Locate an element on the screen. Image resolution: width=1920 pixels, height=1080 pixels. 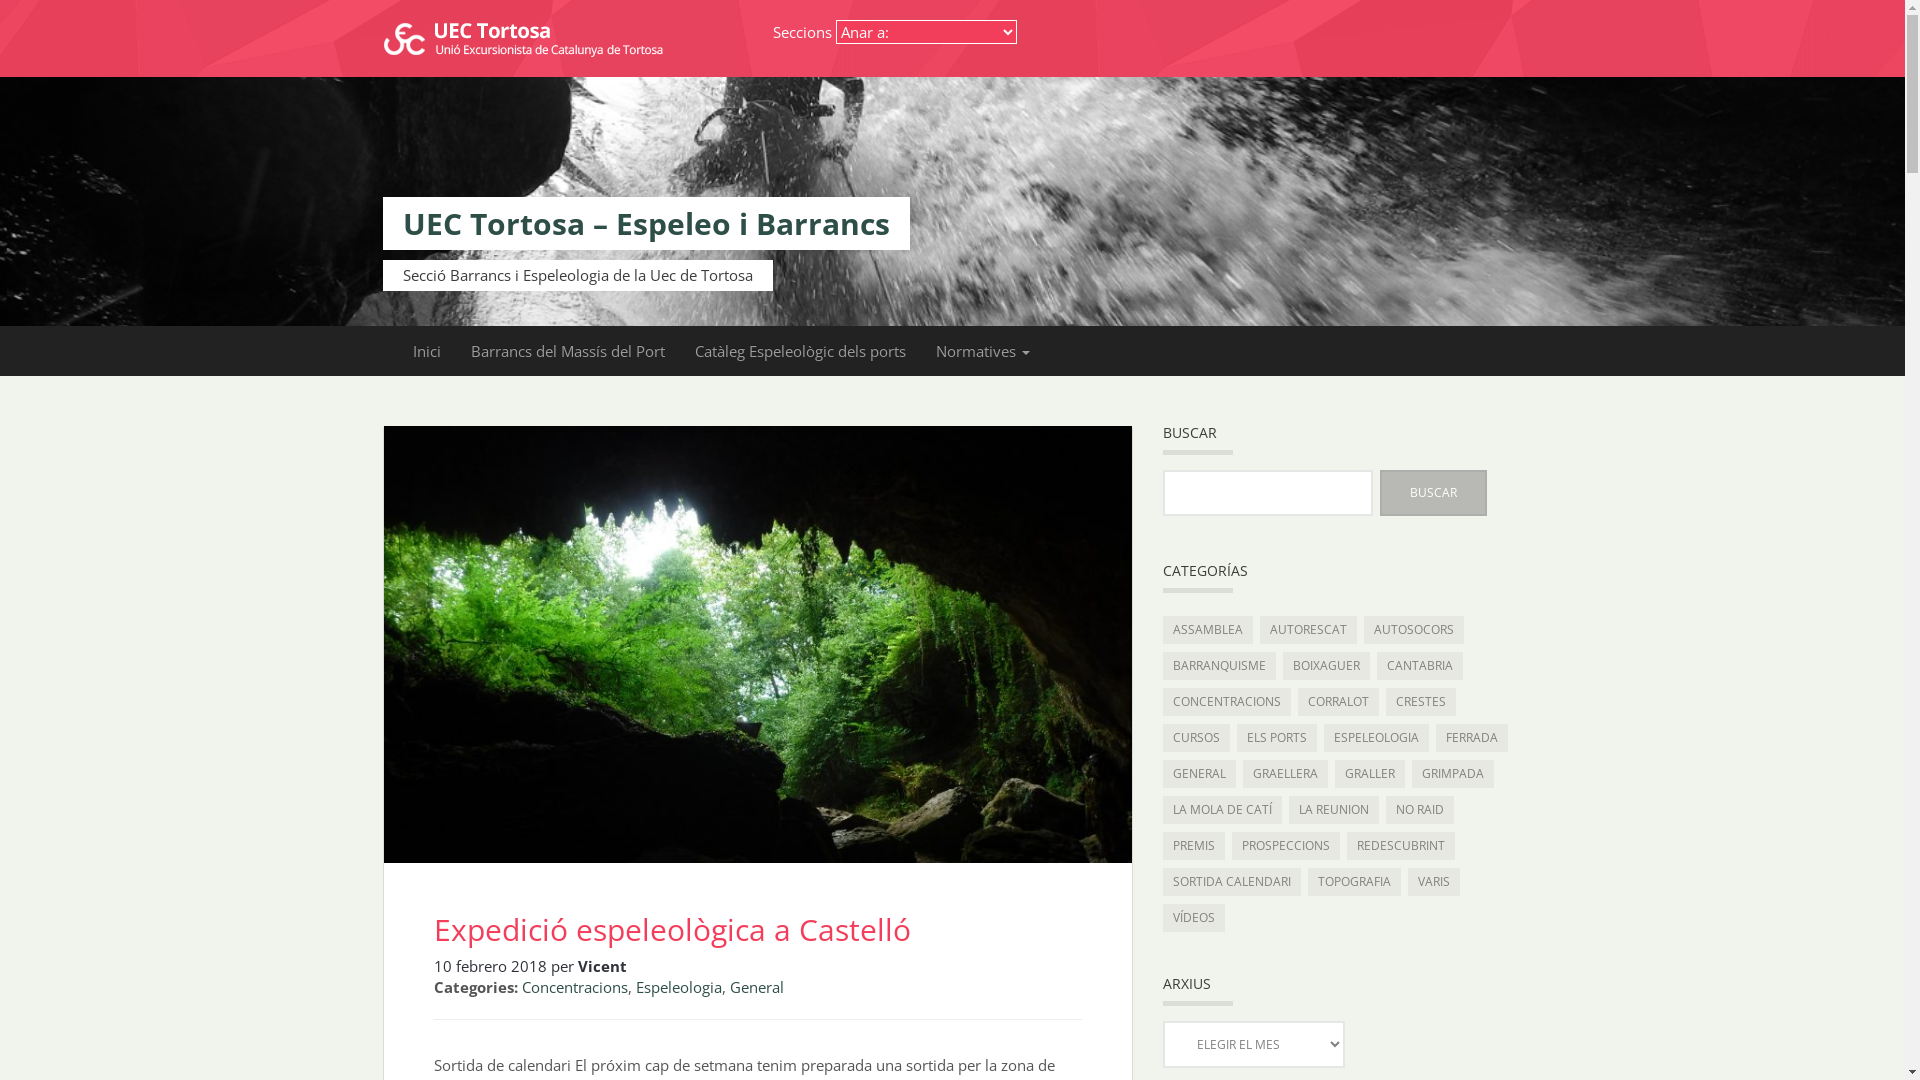
'NO RAID' is located at coordinates (1419, 810).